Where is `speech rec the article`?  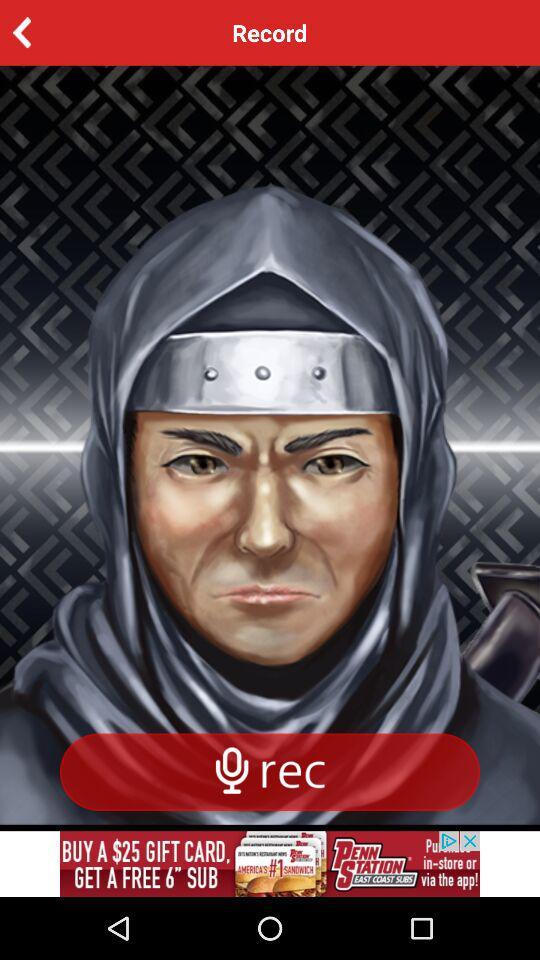 speech rec the article is located at coordinates (270, 771).